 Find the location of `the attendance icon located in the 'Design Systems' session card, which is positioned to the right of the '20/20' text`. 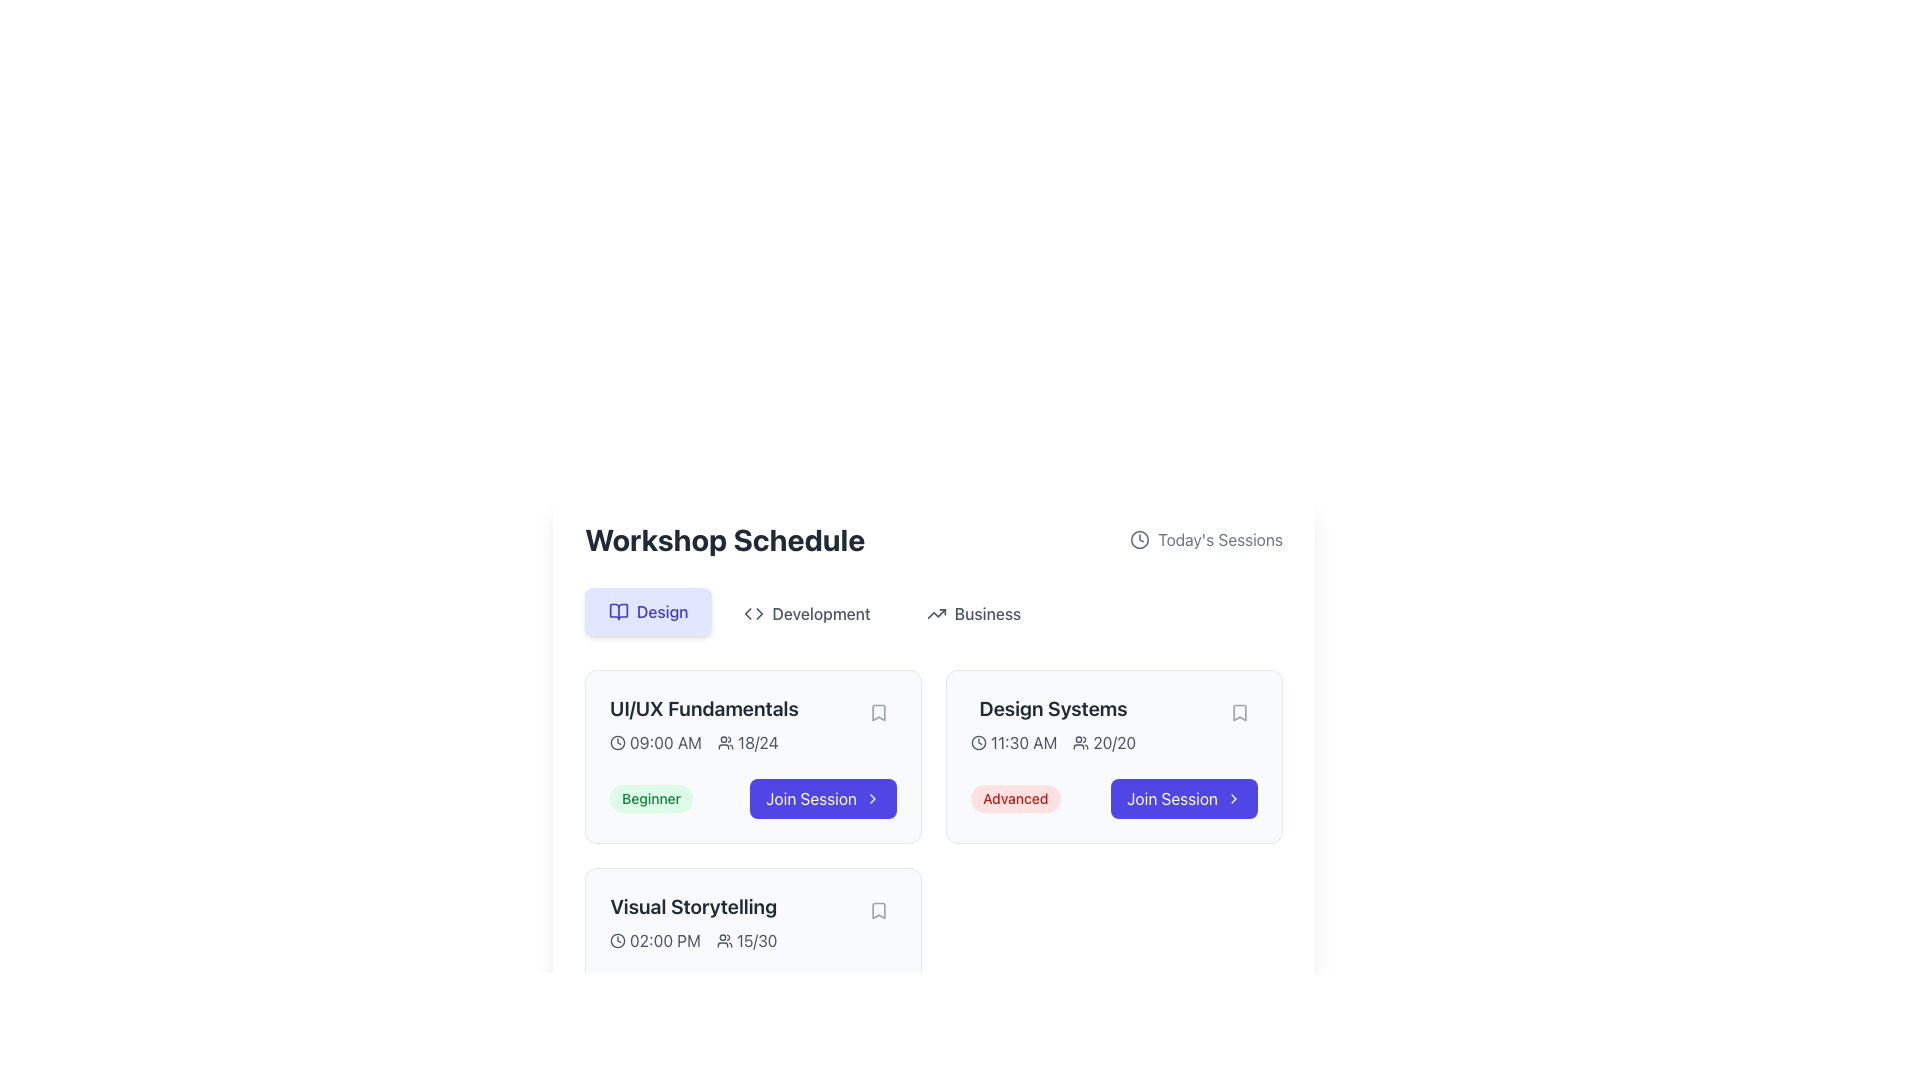

the attendance icon located in the 'Design Systems' session card, which is positioned to the right of the '20/20' text is located at coordinates (1080, 743).